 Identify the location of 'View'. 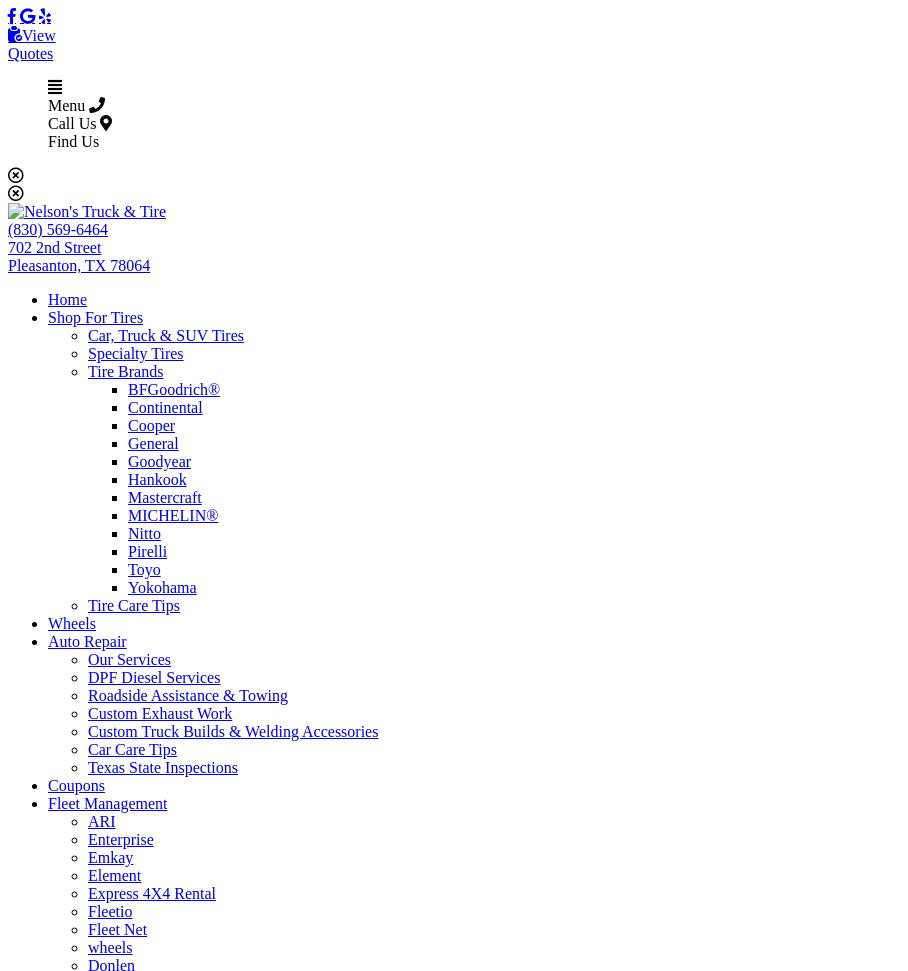
(37, 35).